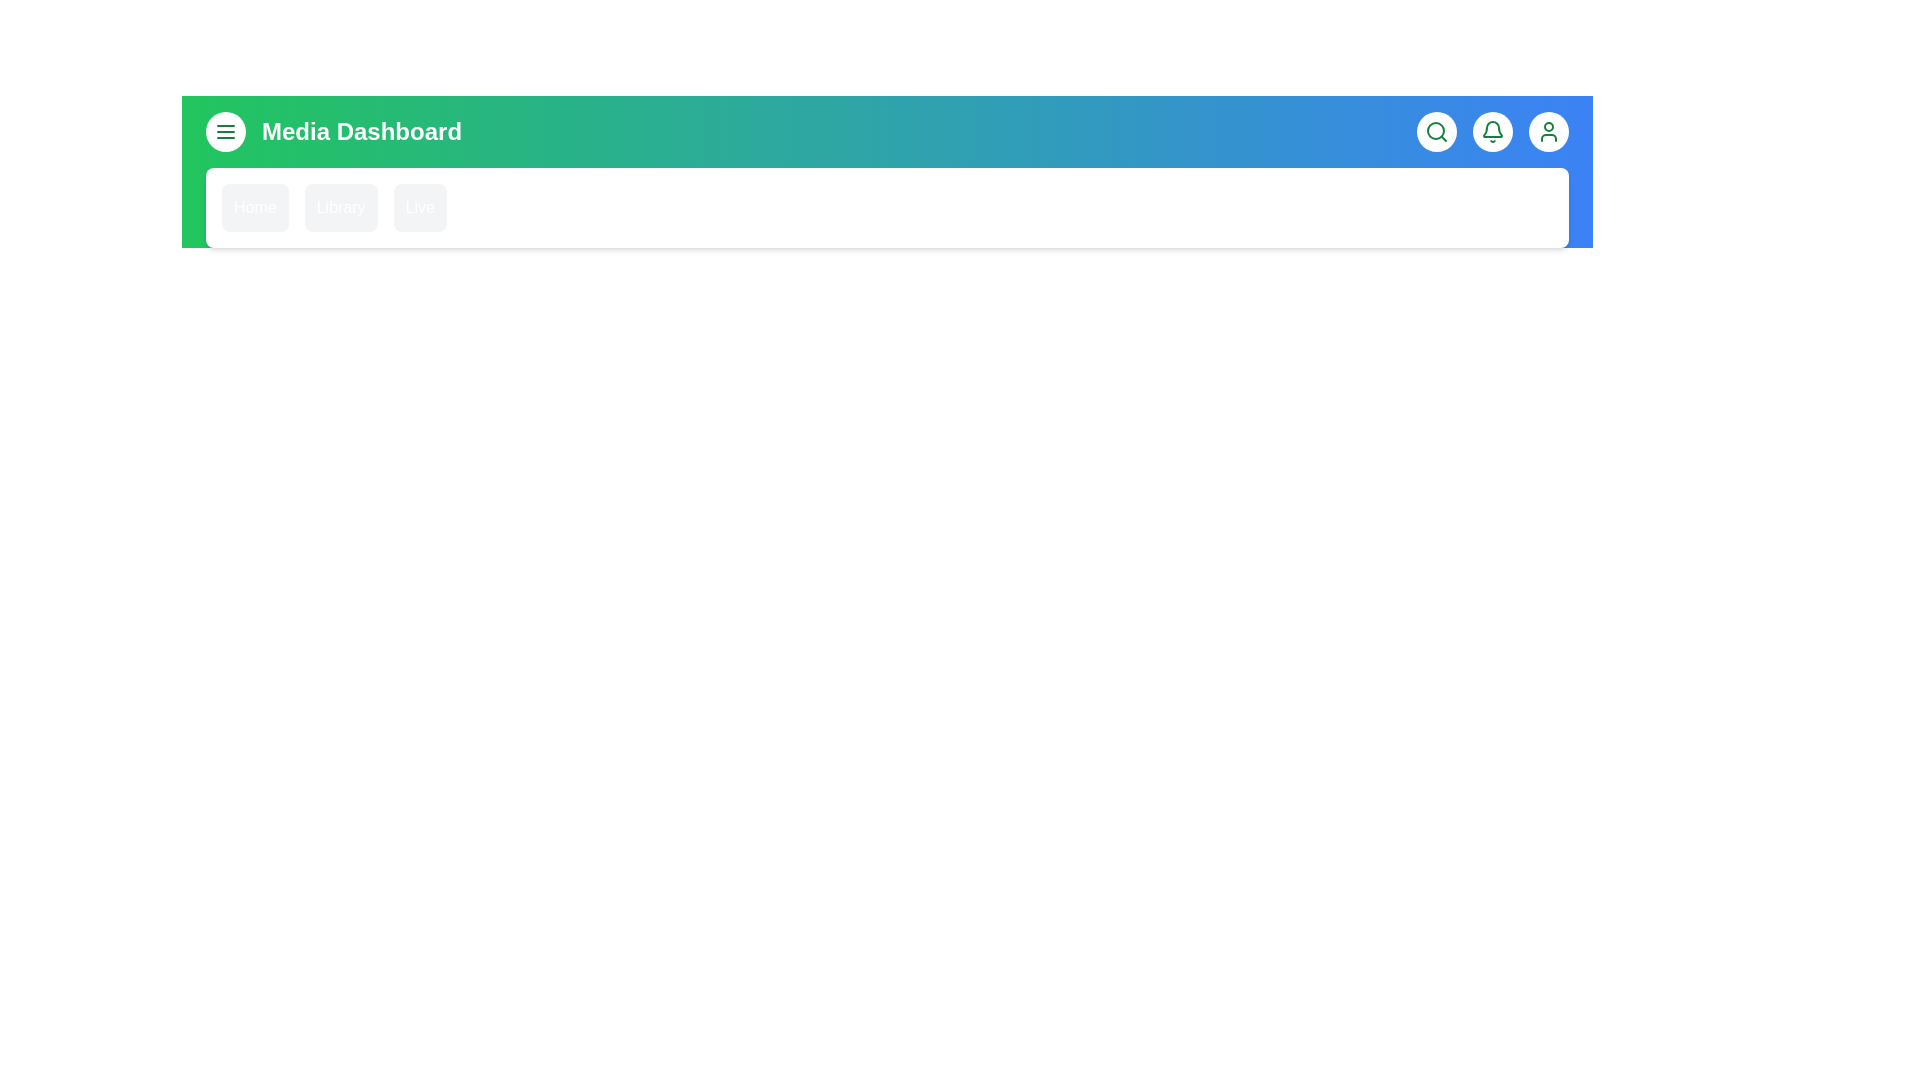 The image size is (1920, 1080). Describe the element at coordinates (1492, 131) in the screenshot. I see `the notification bell icon` at that location.